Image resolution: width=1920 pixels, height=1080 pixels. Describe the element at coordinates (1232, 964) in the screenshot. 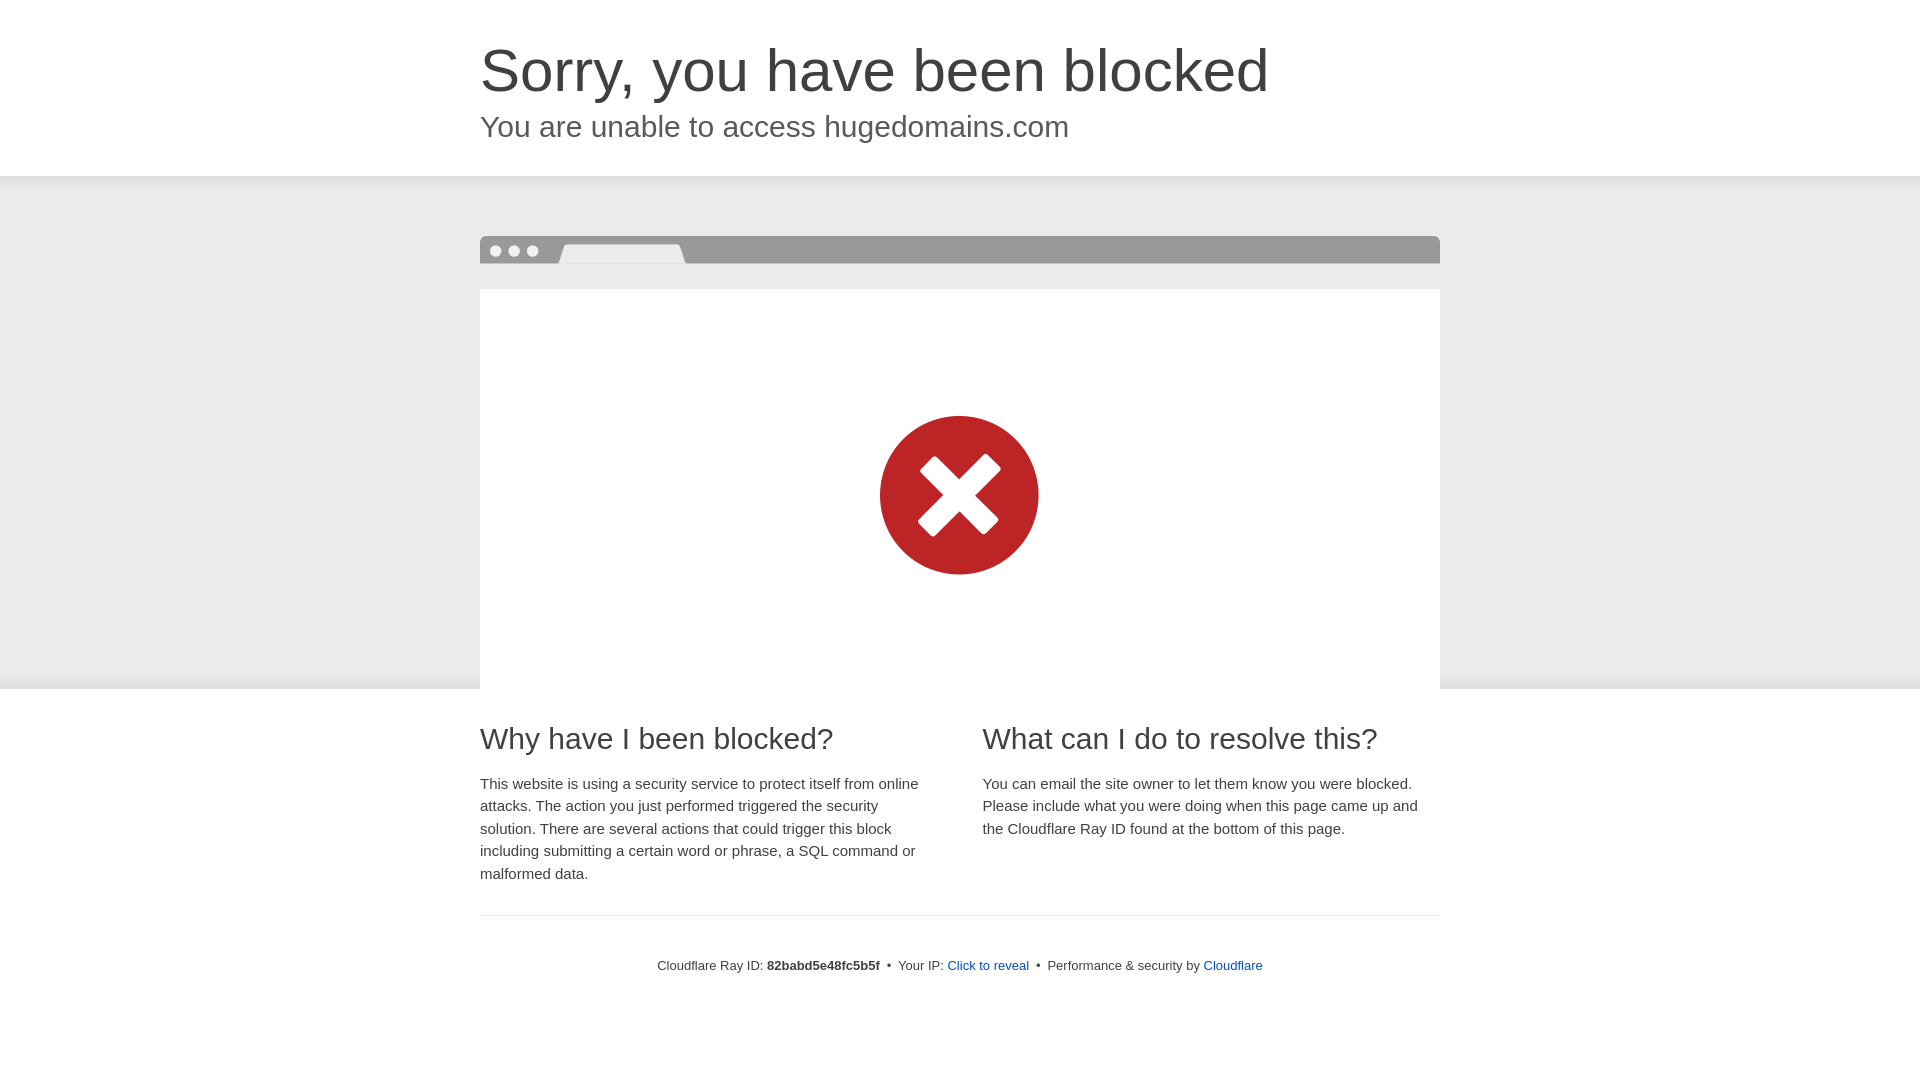

I see `'Cloudflare'` at that location.